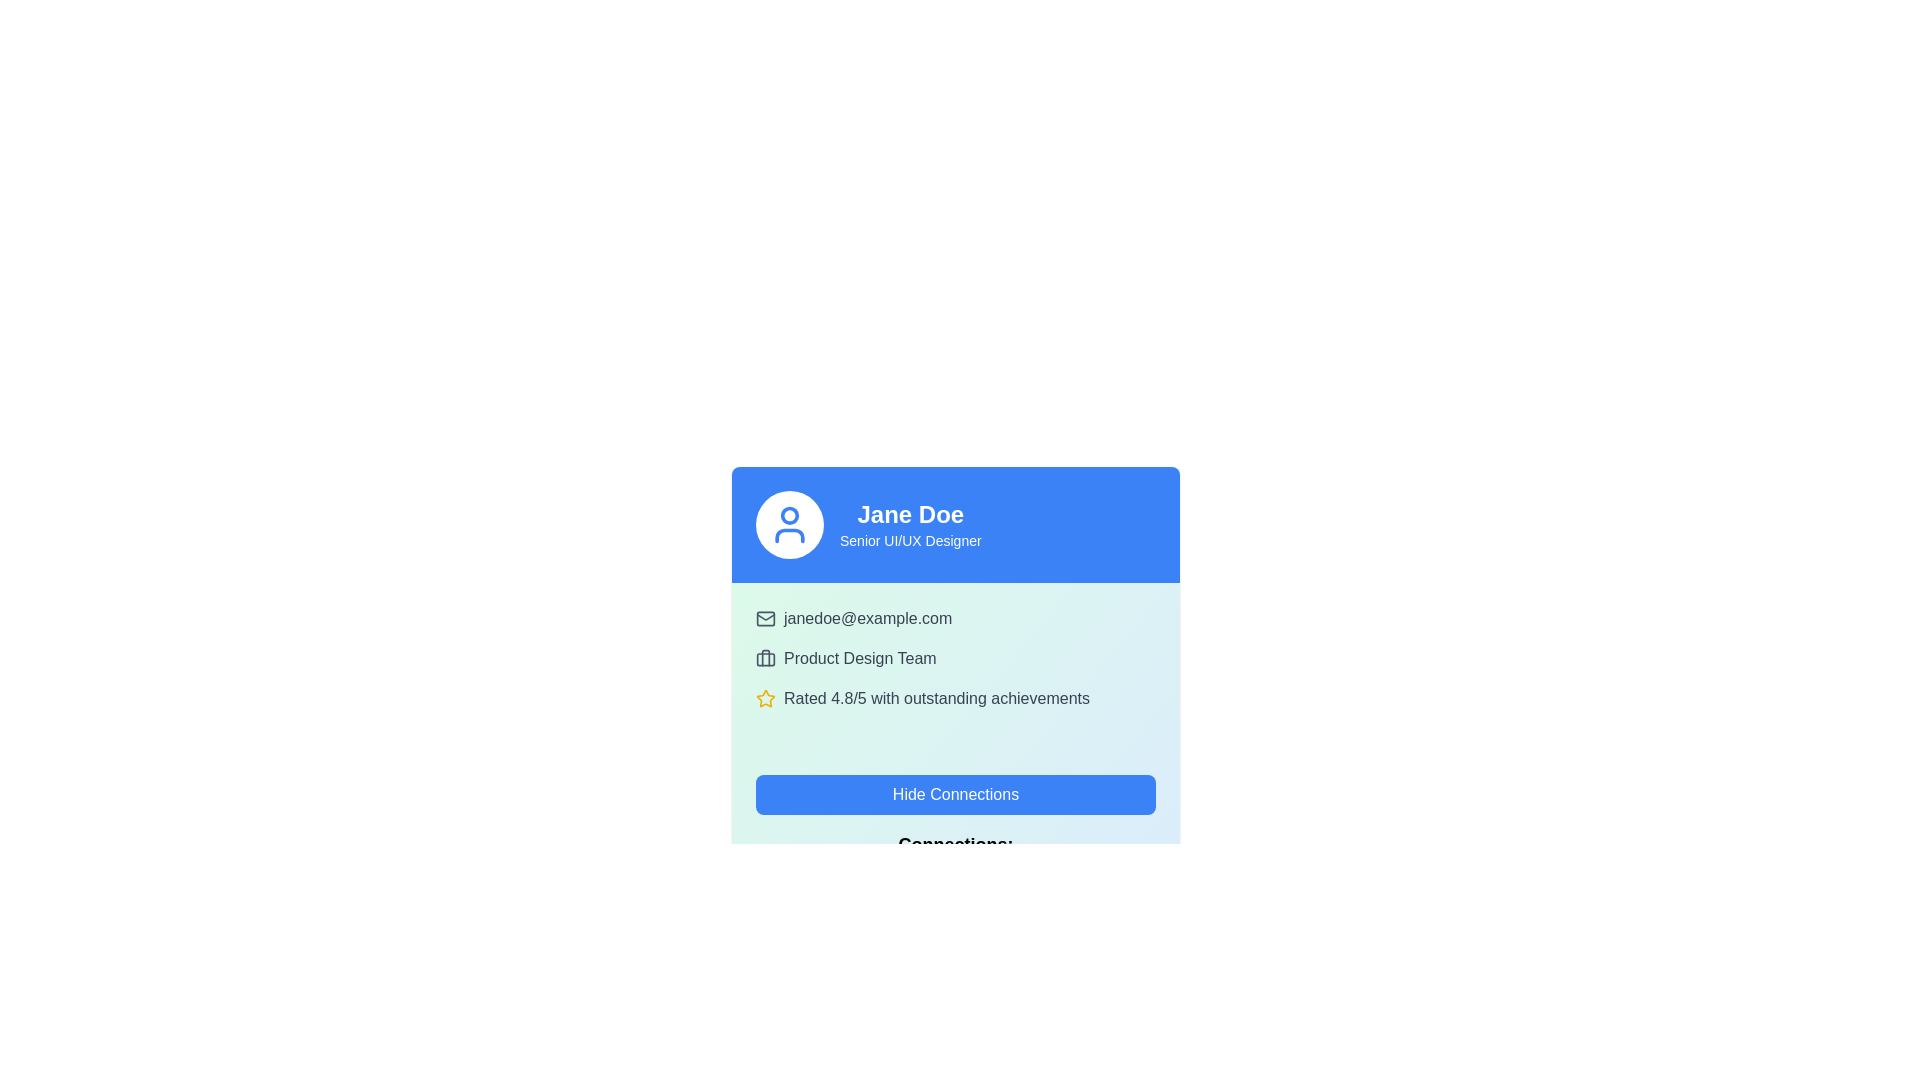  What do you see at coordinates (765, 659) in the screenshot?
I see `the Icon representing the 'Product Design Team', which is located on the left side of the corresponding text to enhance interface readability` at bounding box center [765, 659].